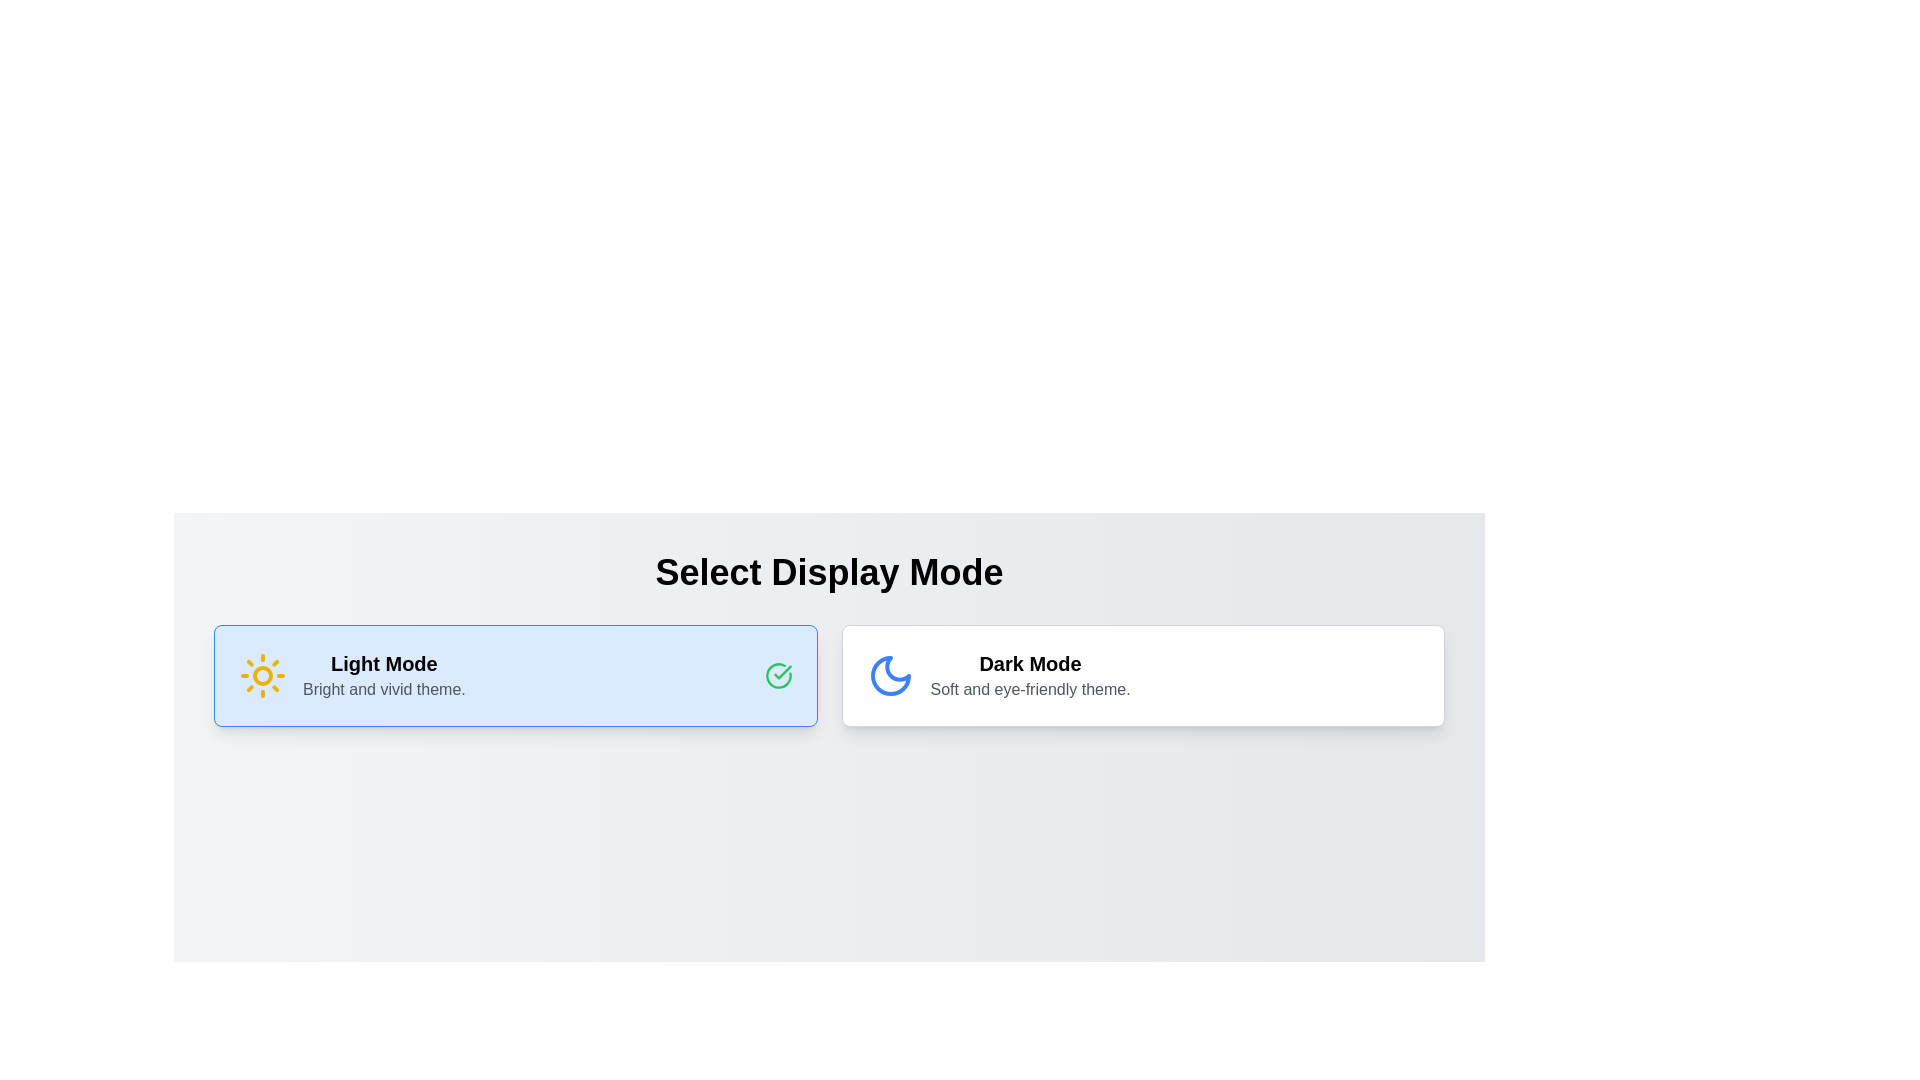  What do you see at coordinates (777, 675) in the screenshot?
I see `the circular-shaped vector graphic component that visually represents a checkmark in the top-right area of the 'Light Mode' card` at bounding box center [777, 675].